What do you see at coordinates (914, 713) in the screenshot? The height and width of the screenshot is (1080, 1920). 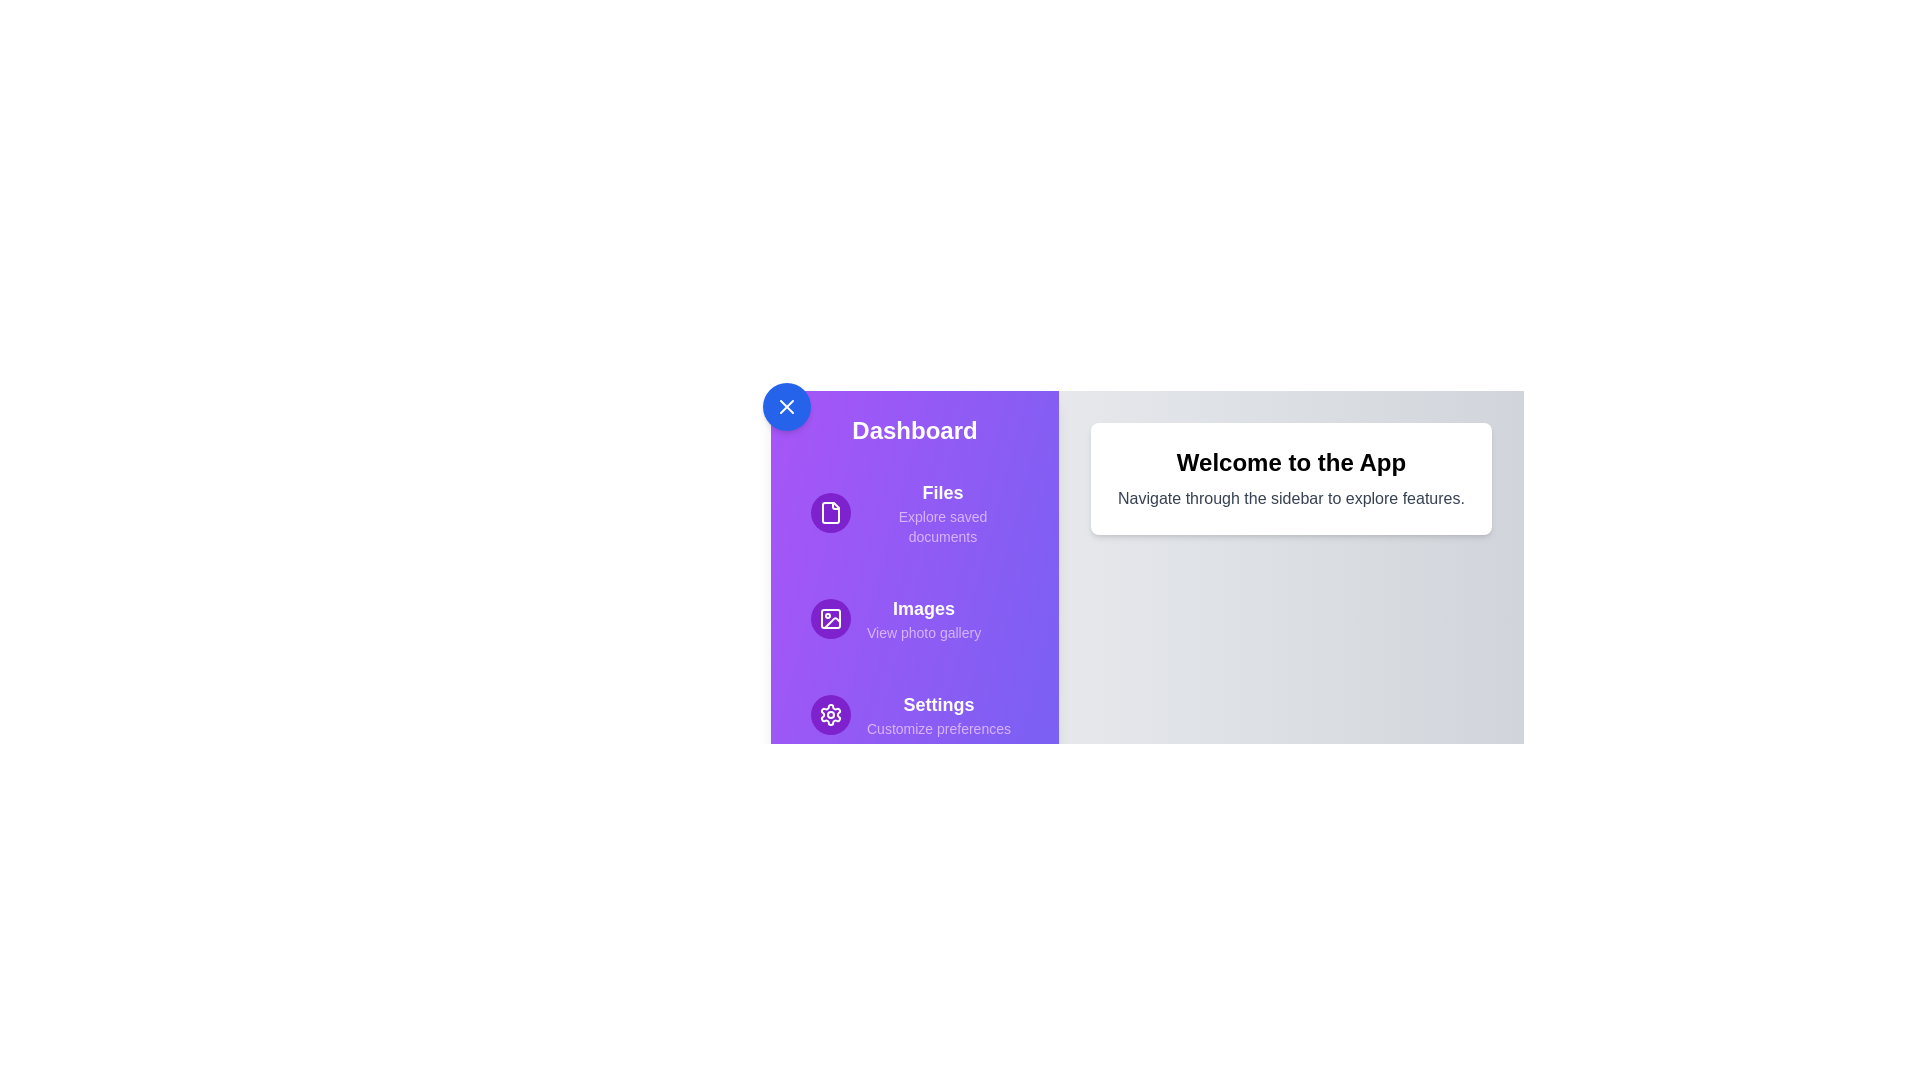 I see `the menu item Settings to view its highlight effect` at bounding box center [914, 713].